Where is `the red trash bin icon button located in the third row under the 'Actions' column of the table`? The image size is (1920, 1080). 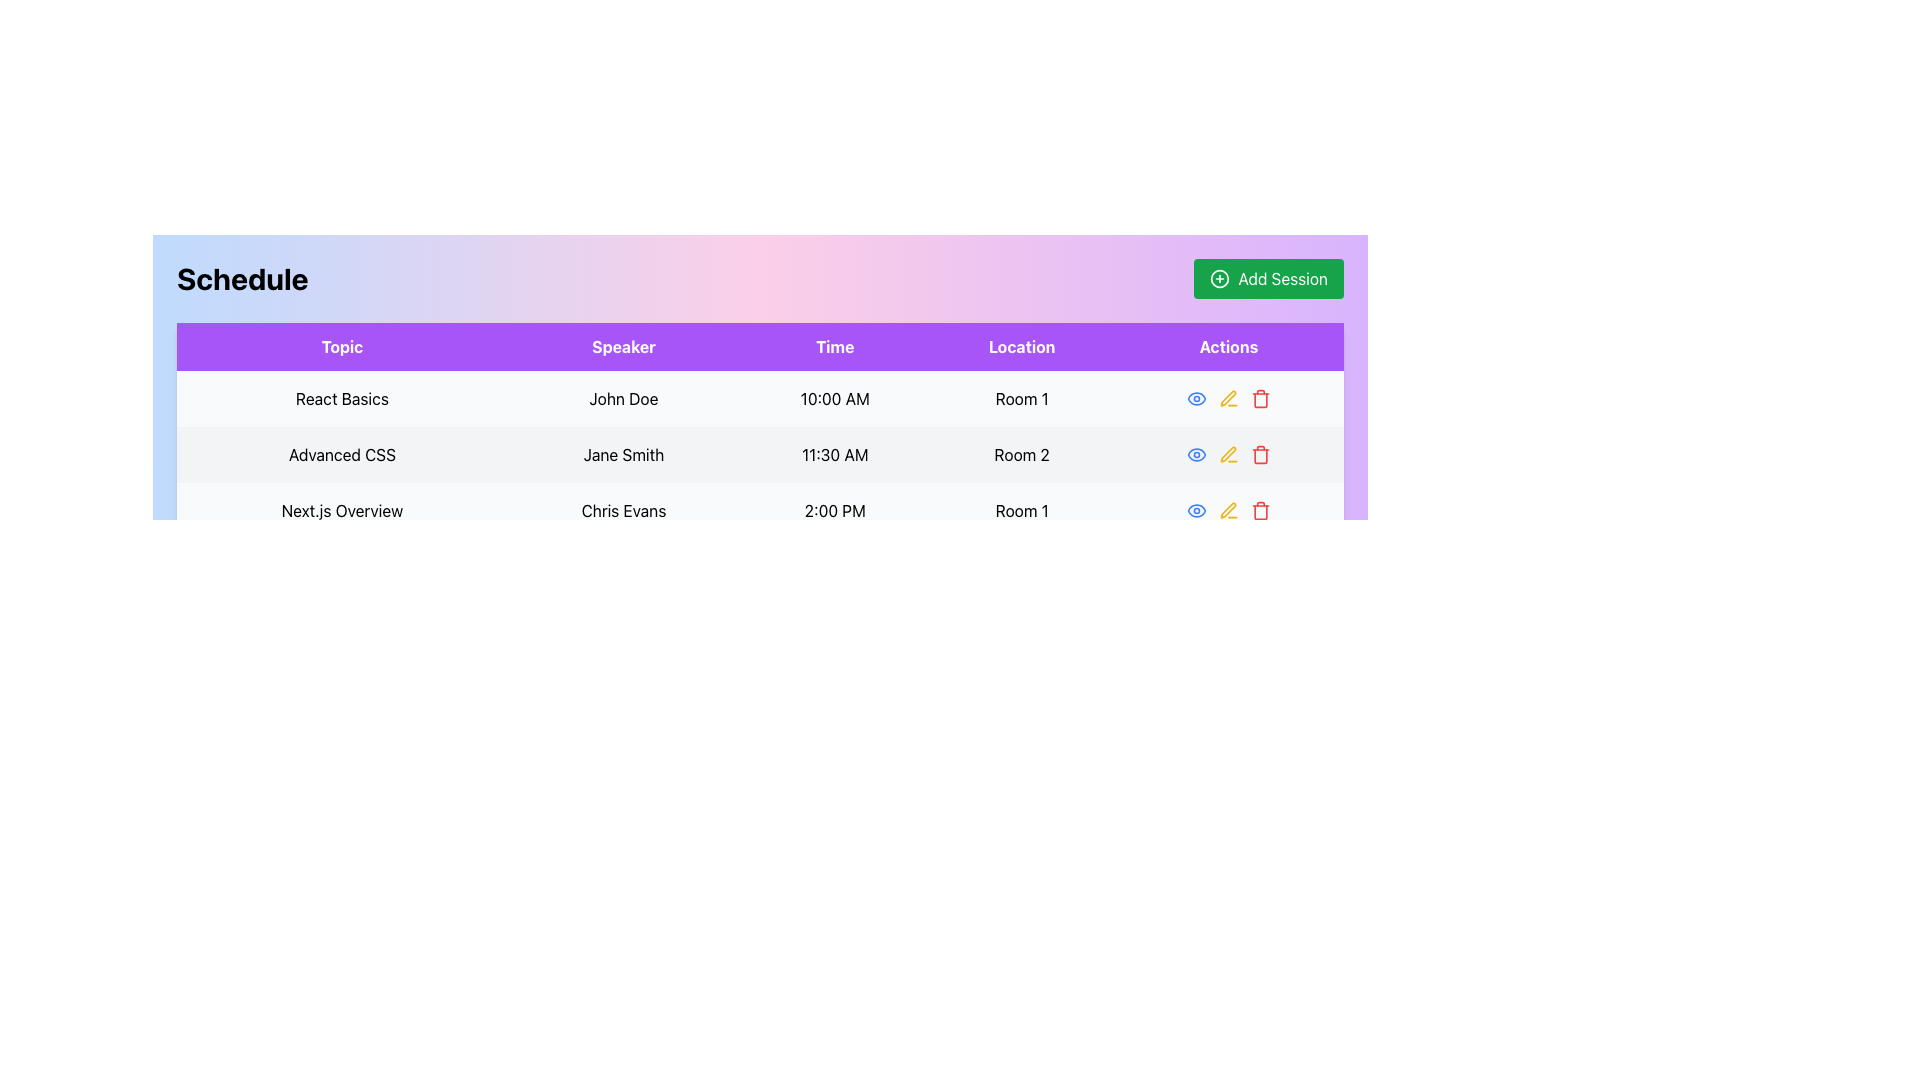 the red trash bin icon button located in the third row under the 'Actions' column of the table is located at coordinates (1259, 509).